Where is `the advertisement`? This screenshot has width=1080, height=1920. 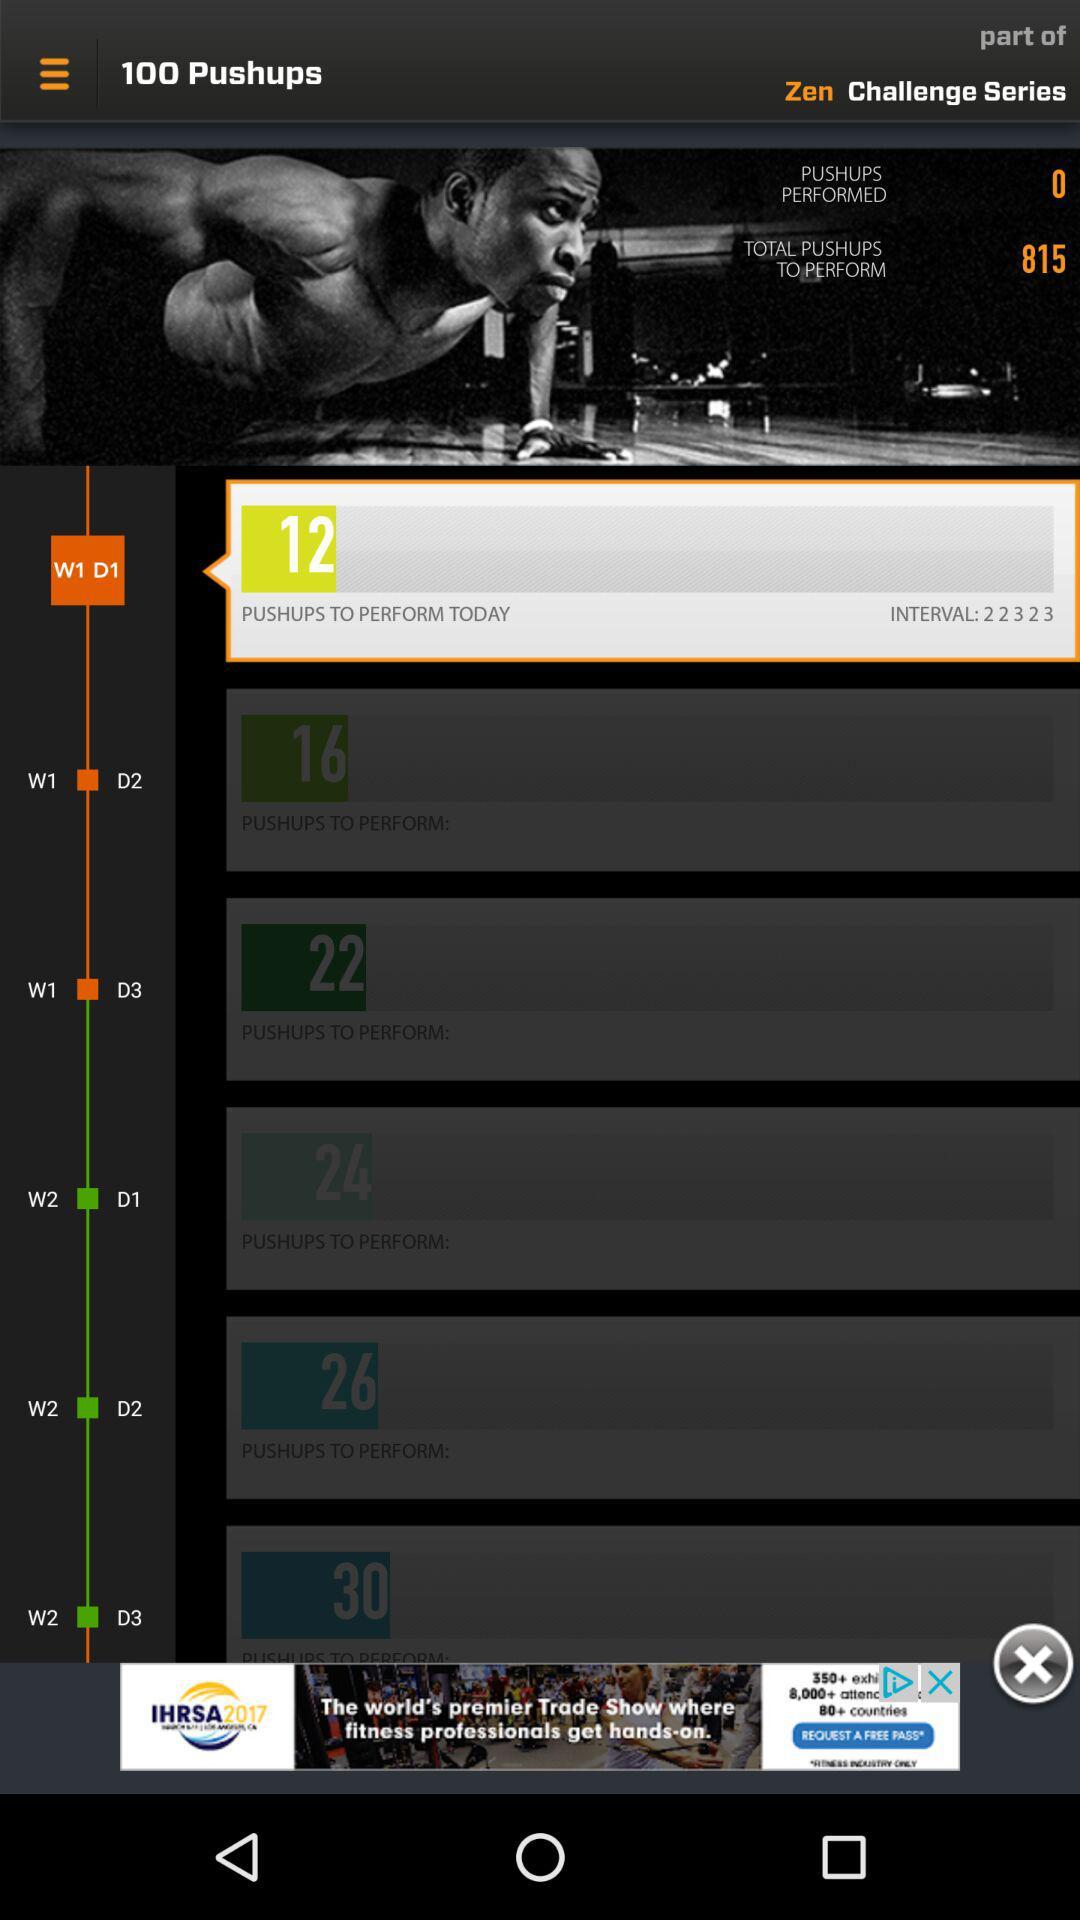 the advertisement is located at coordinates (1032, 1667).